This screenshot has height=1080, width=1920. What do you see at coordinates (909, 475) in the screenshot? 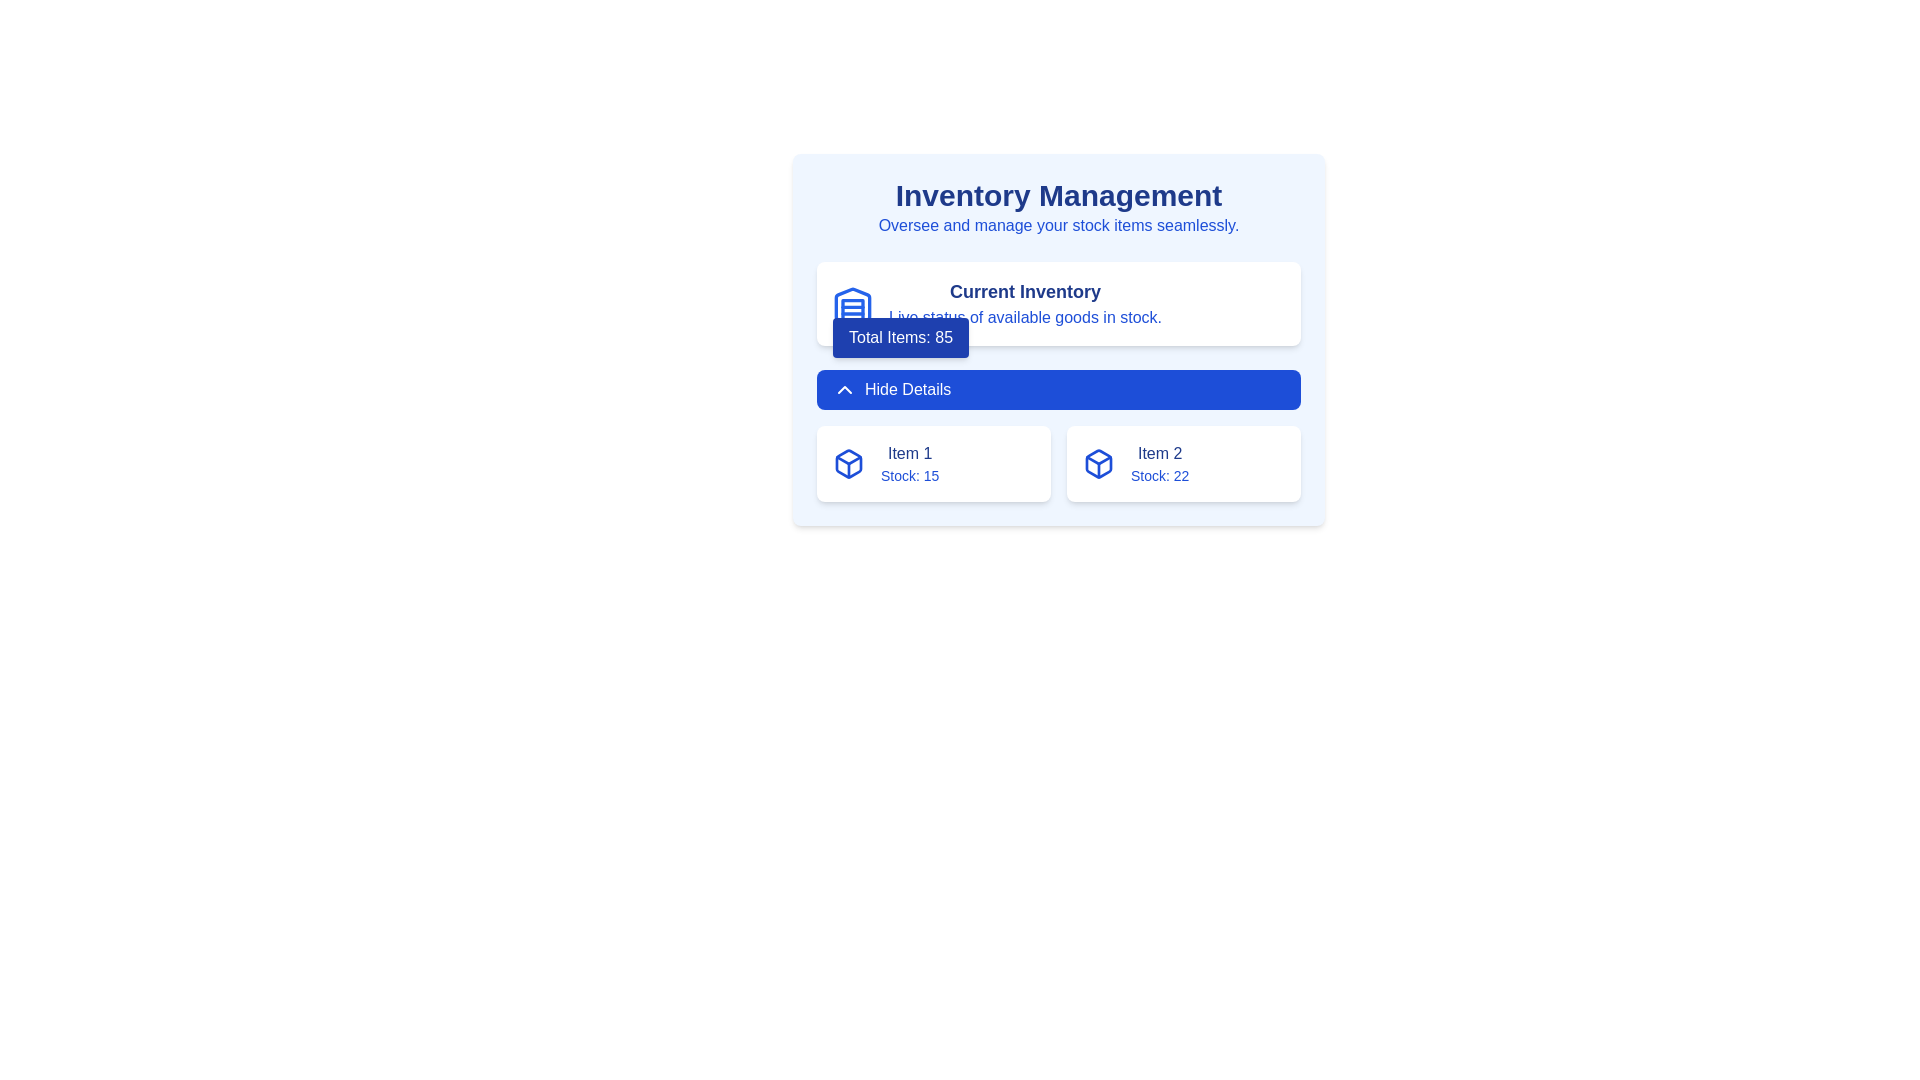
I see `stock information displayed in the text label that shows 'Stock: 15', located below the label 'Item 1'` at bounding box center [909, 475].